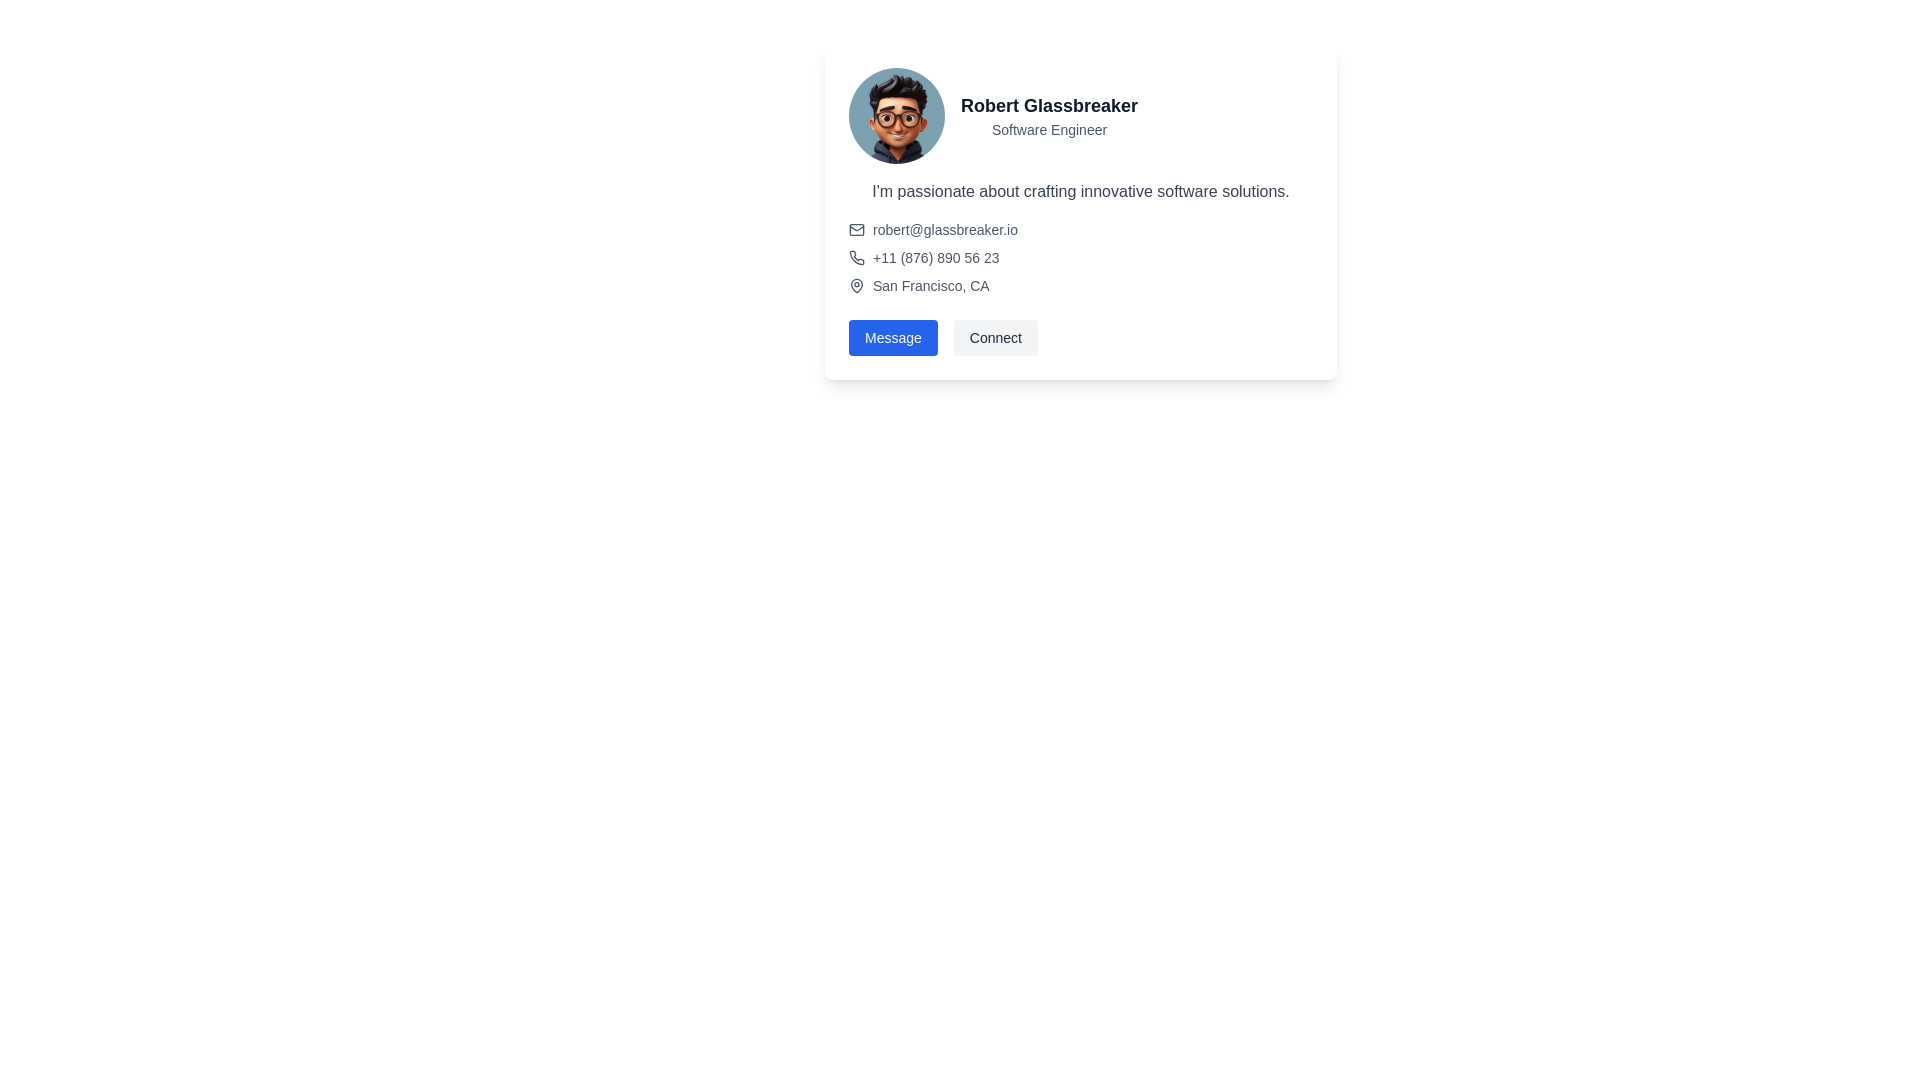  Describe the element at coordinates (857, 257) in the screenshot. I see `the phone icon located to the left of the text '+11 (876) 890 56 23' within the profile card, which enhances the comprehensibility of the contact information` at that location.